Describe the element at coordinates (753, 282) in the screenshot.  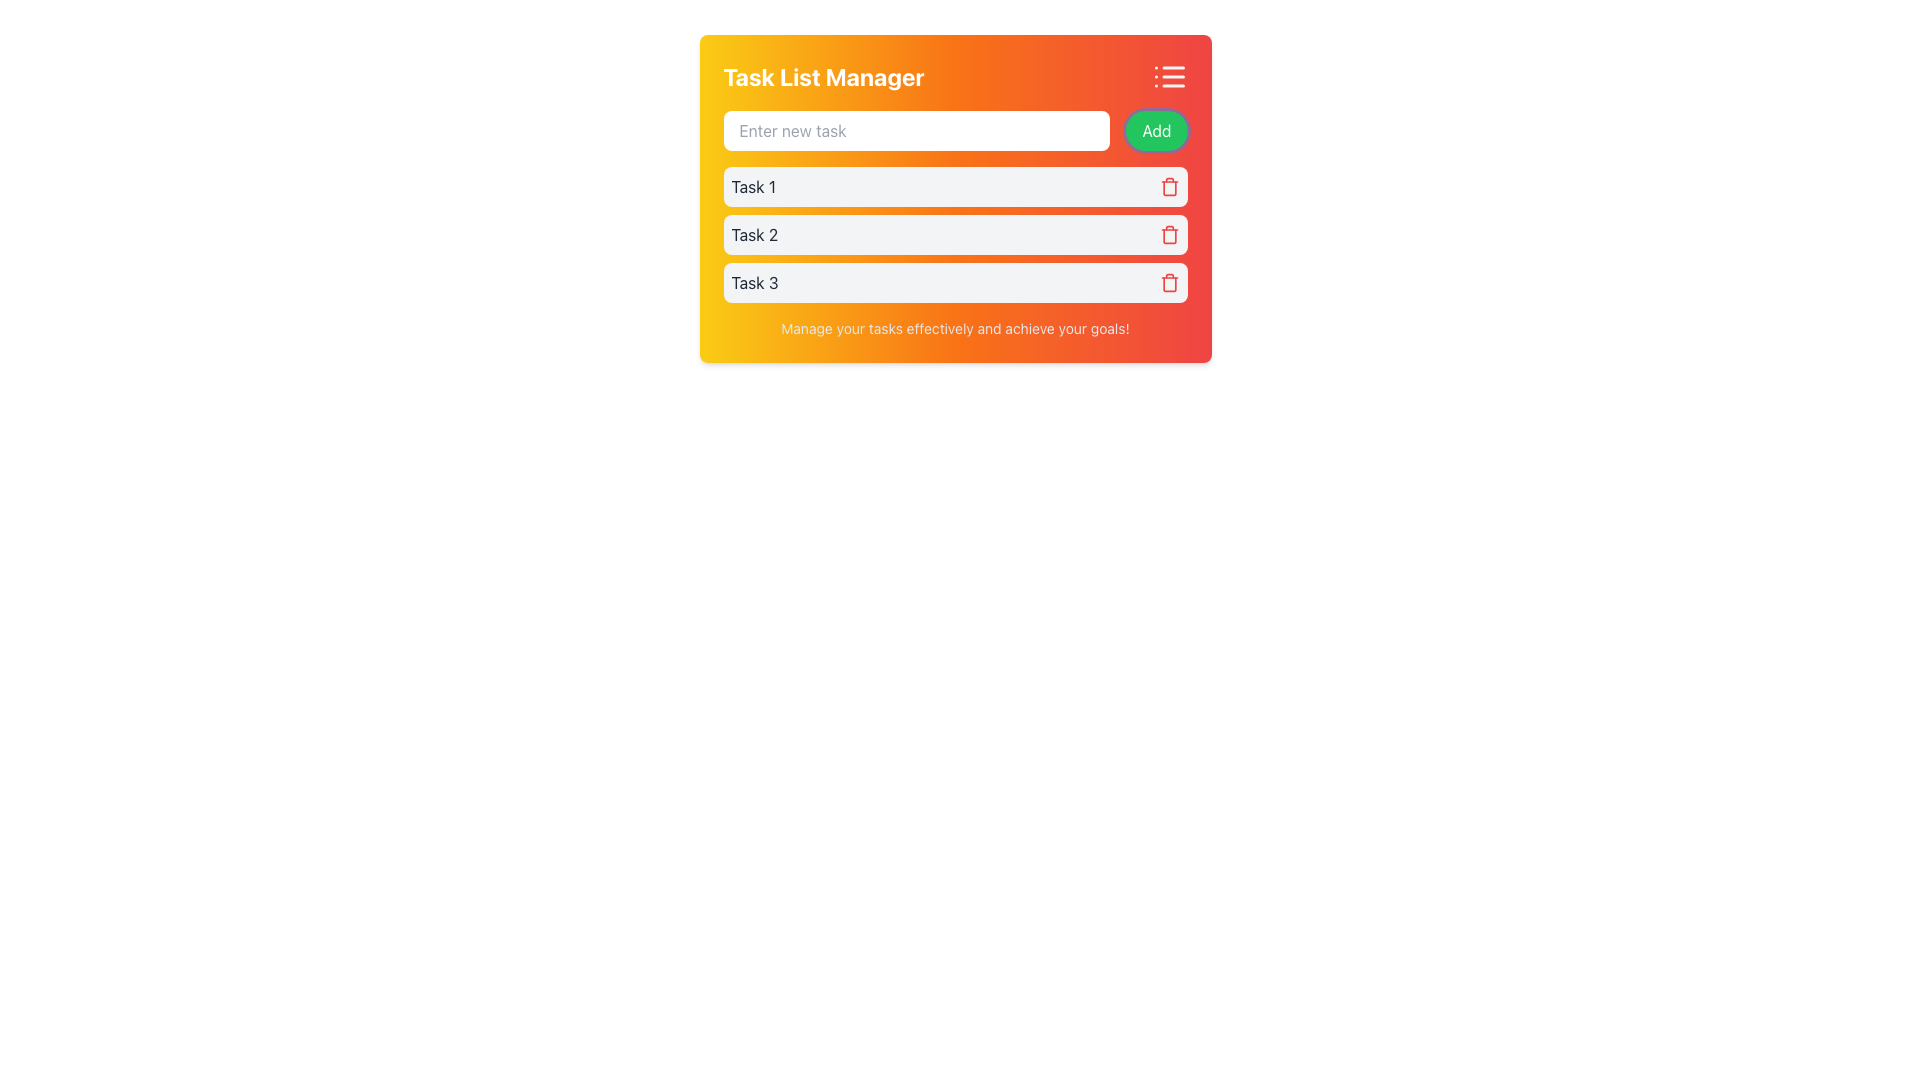
I see `the static text label that displays the name or title of the third task in the task manager interface, located to the left of the delete icon and above the footer text` at that location.